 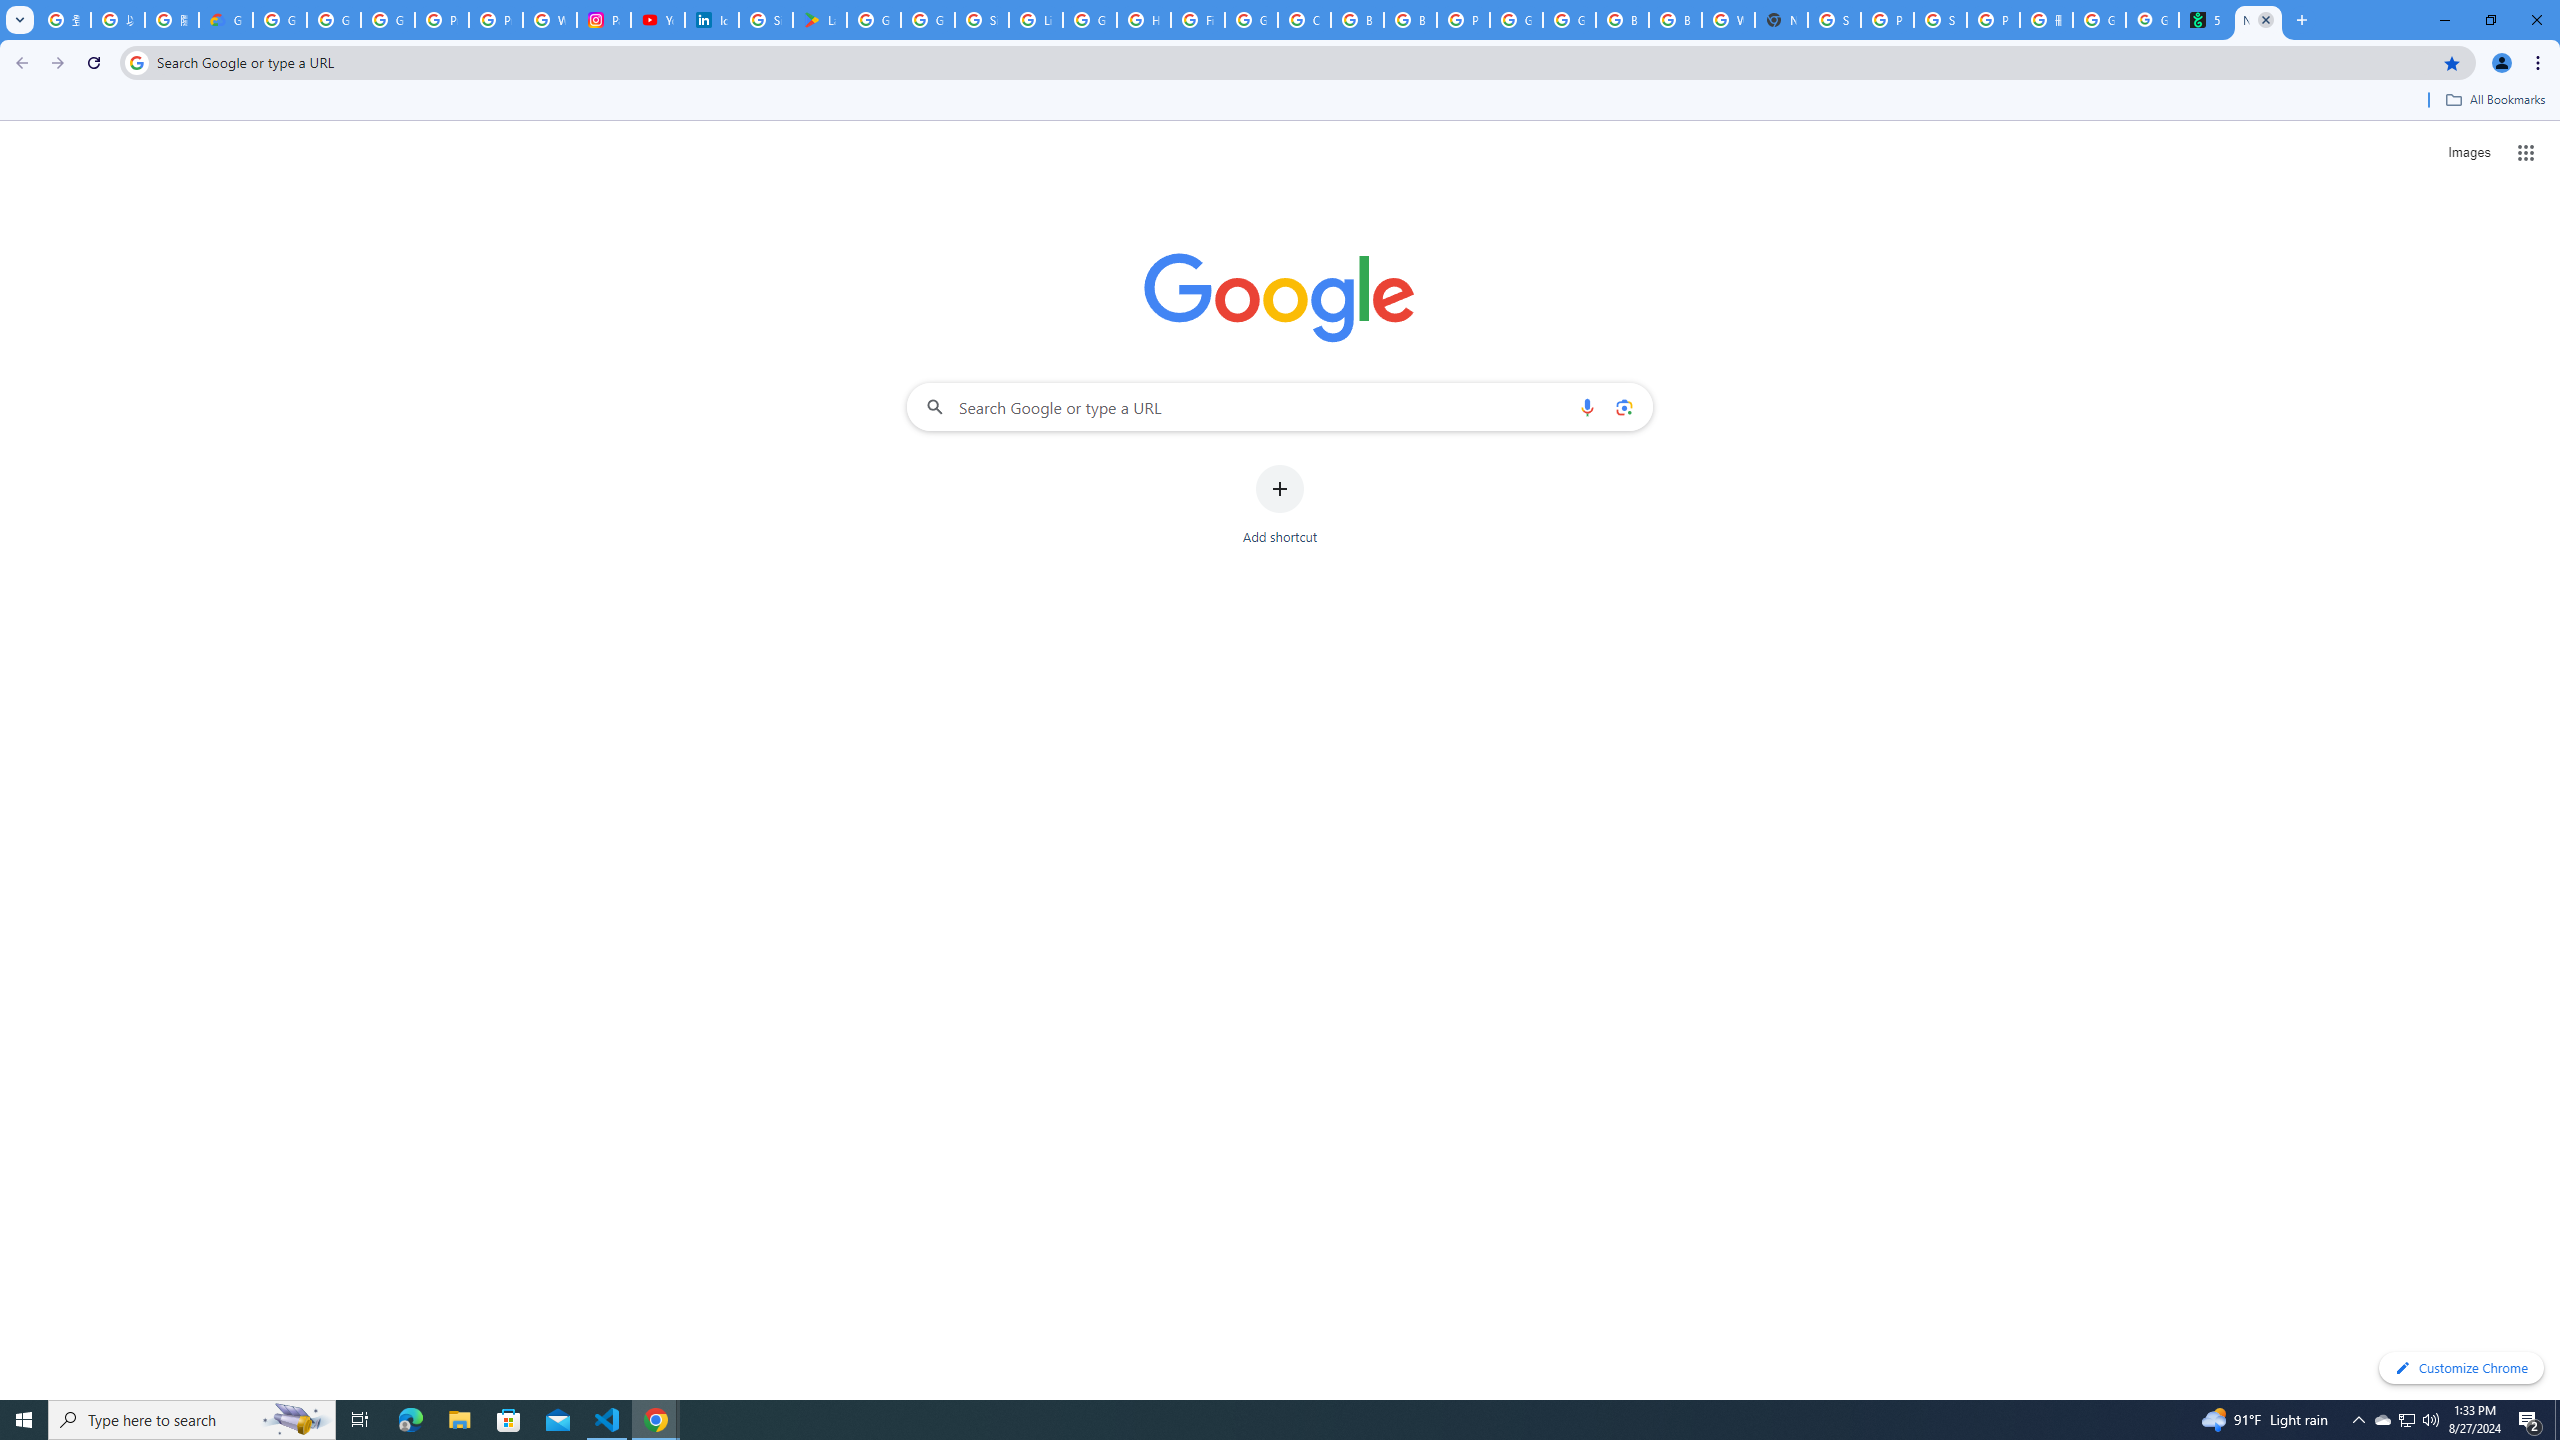 What do you see at coordinates (1410, 19) in the screenshot?
I see `'Browse Chrome as a guest - Computer - Google Chrome Help'` at bounding box center [1410, 19].